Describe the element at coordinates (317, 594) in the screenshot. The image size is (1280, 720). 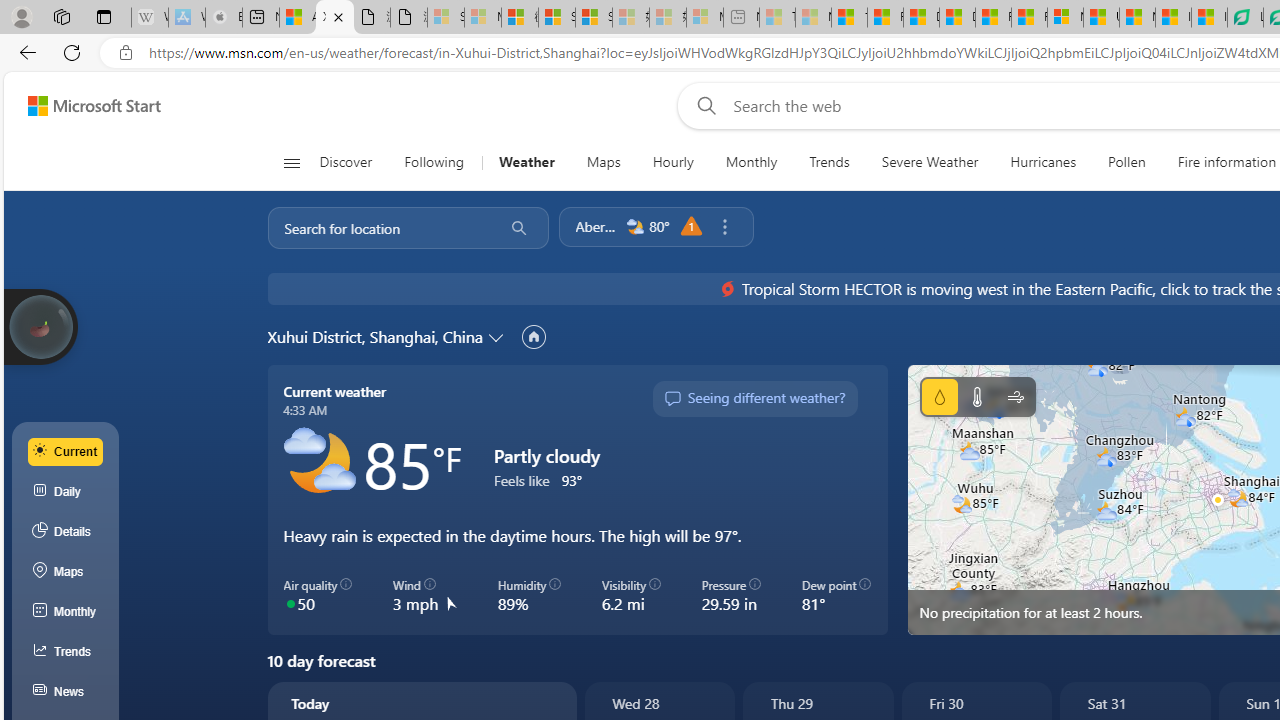
I see `'Air quality 50'` at that location.